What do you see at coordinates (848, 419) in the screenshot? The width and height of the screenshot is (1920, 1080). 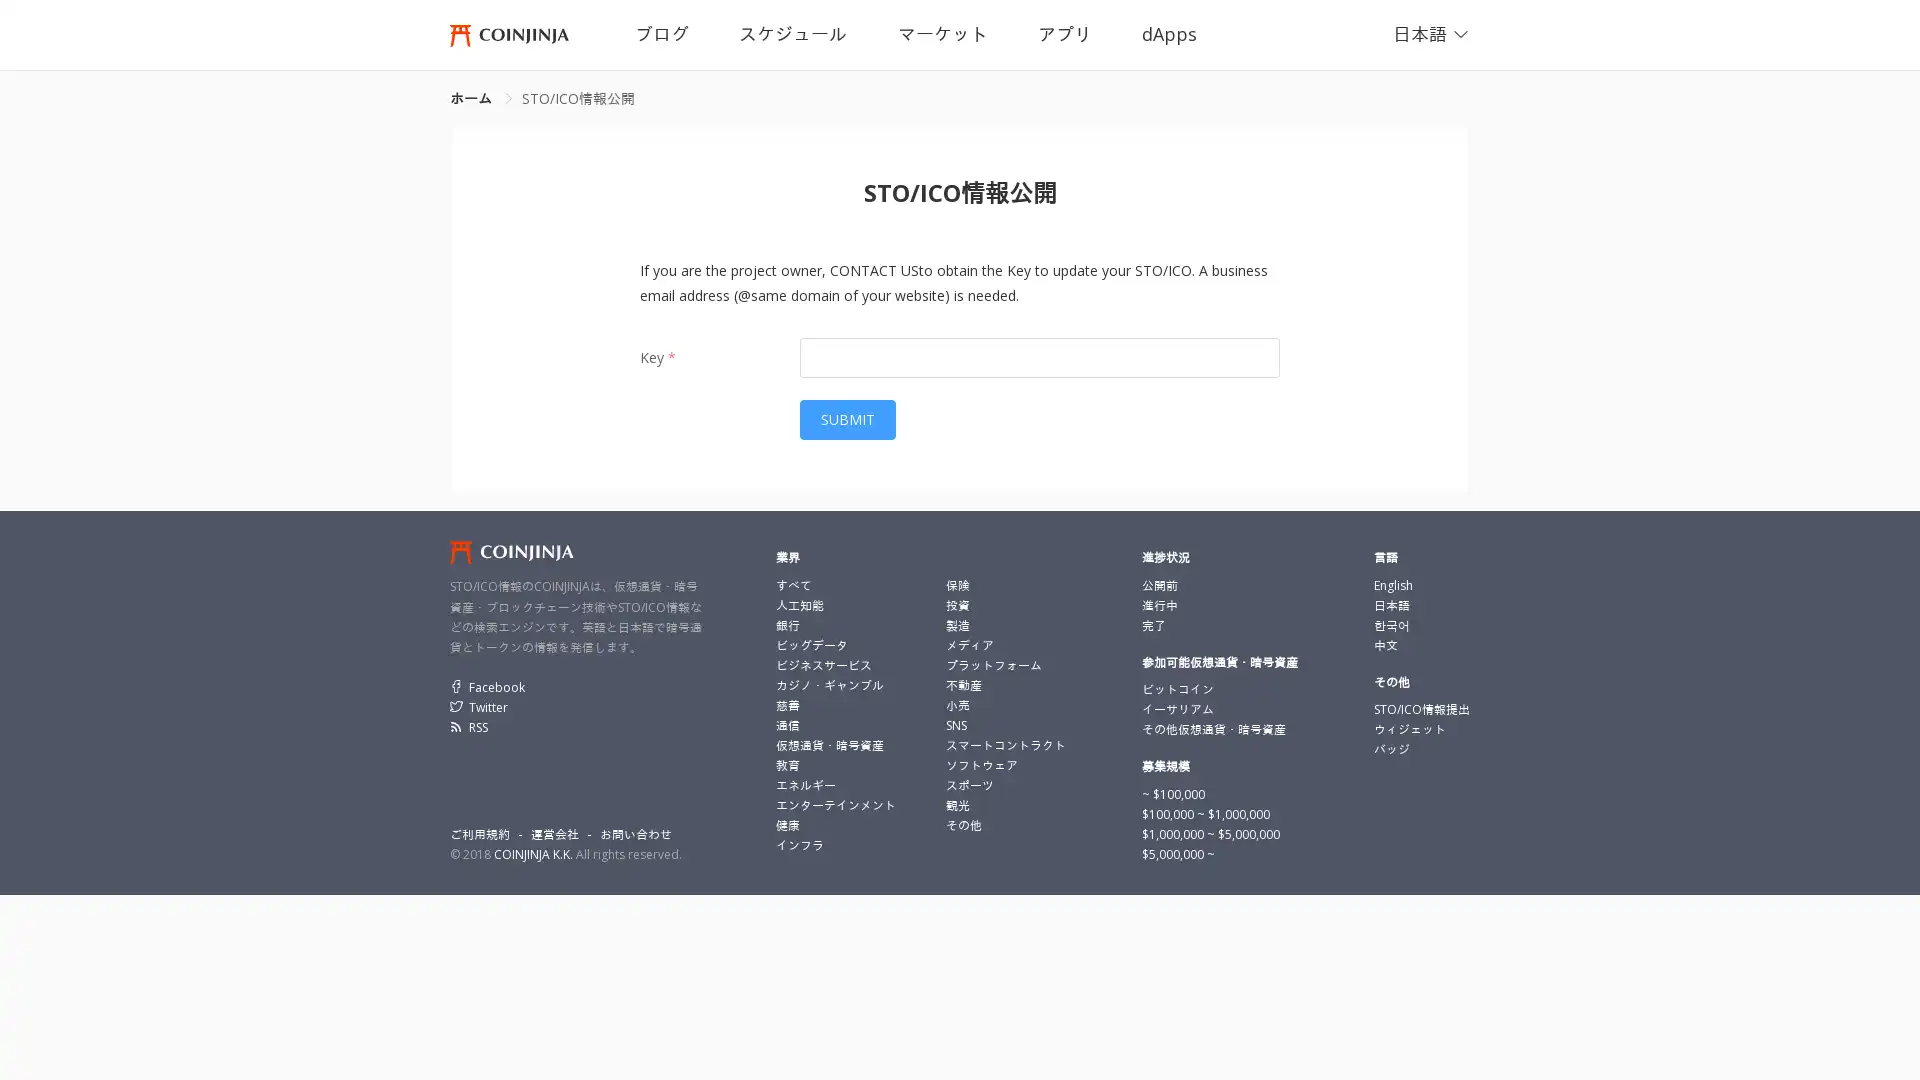 I see `SUBMIT` at bounding box center [848, 419].